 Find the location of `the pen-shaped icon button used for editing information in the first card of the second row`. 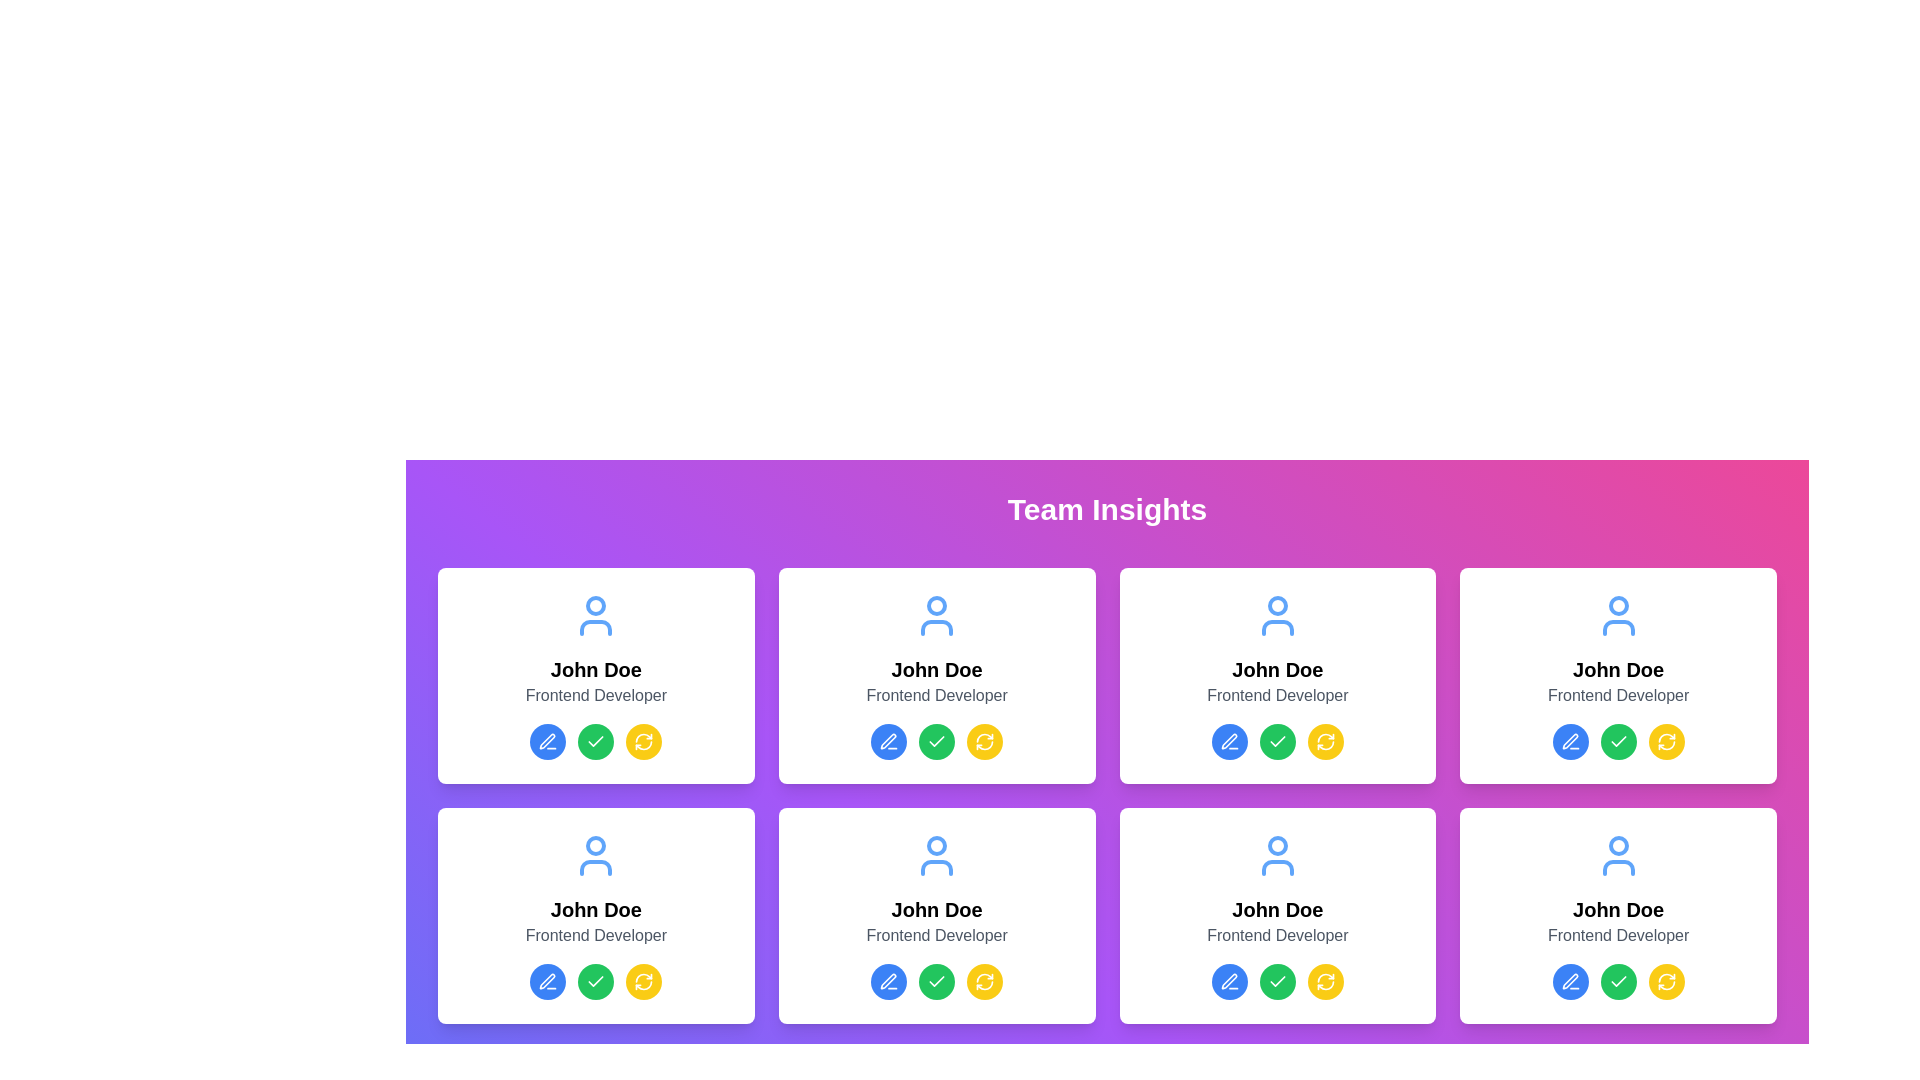

the pen-shaped icon button used for editing information in the first card of the second row is located at coordinates (1228, 741).